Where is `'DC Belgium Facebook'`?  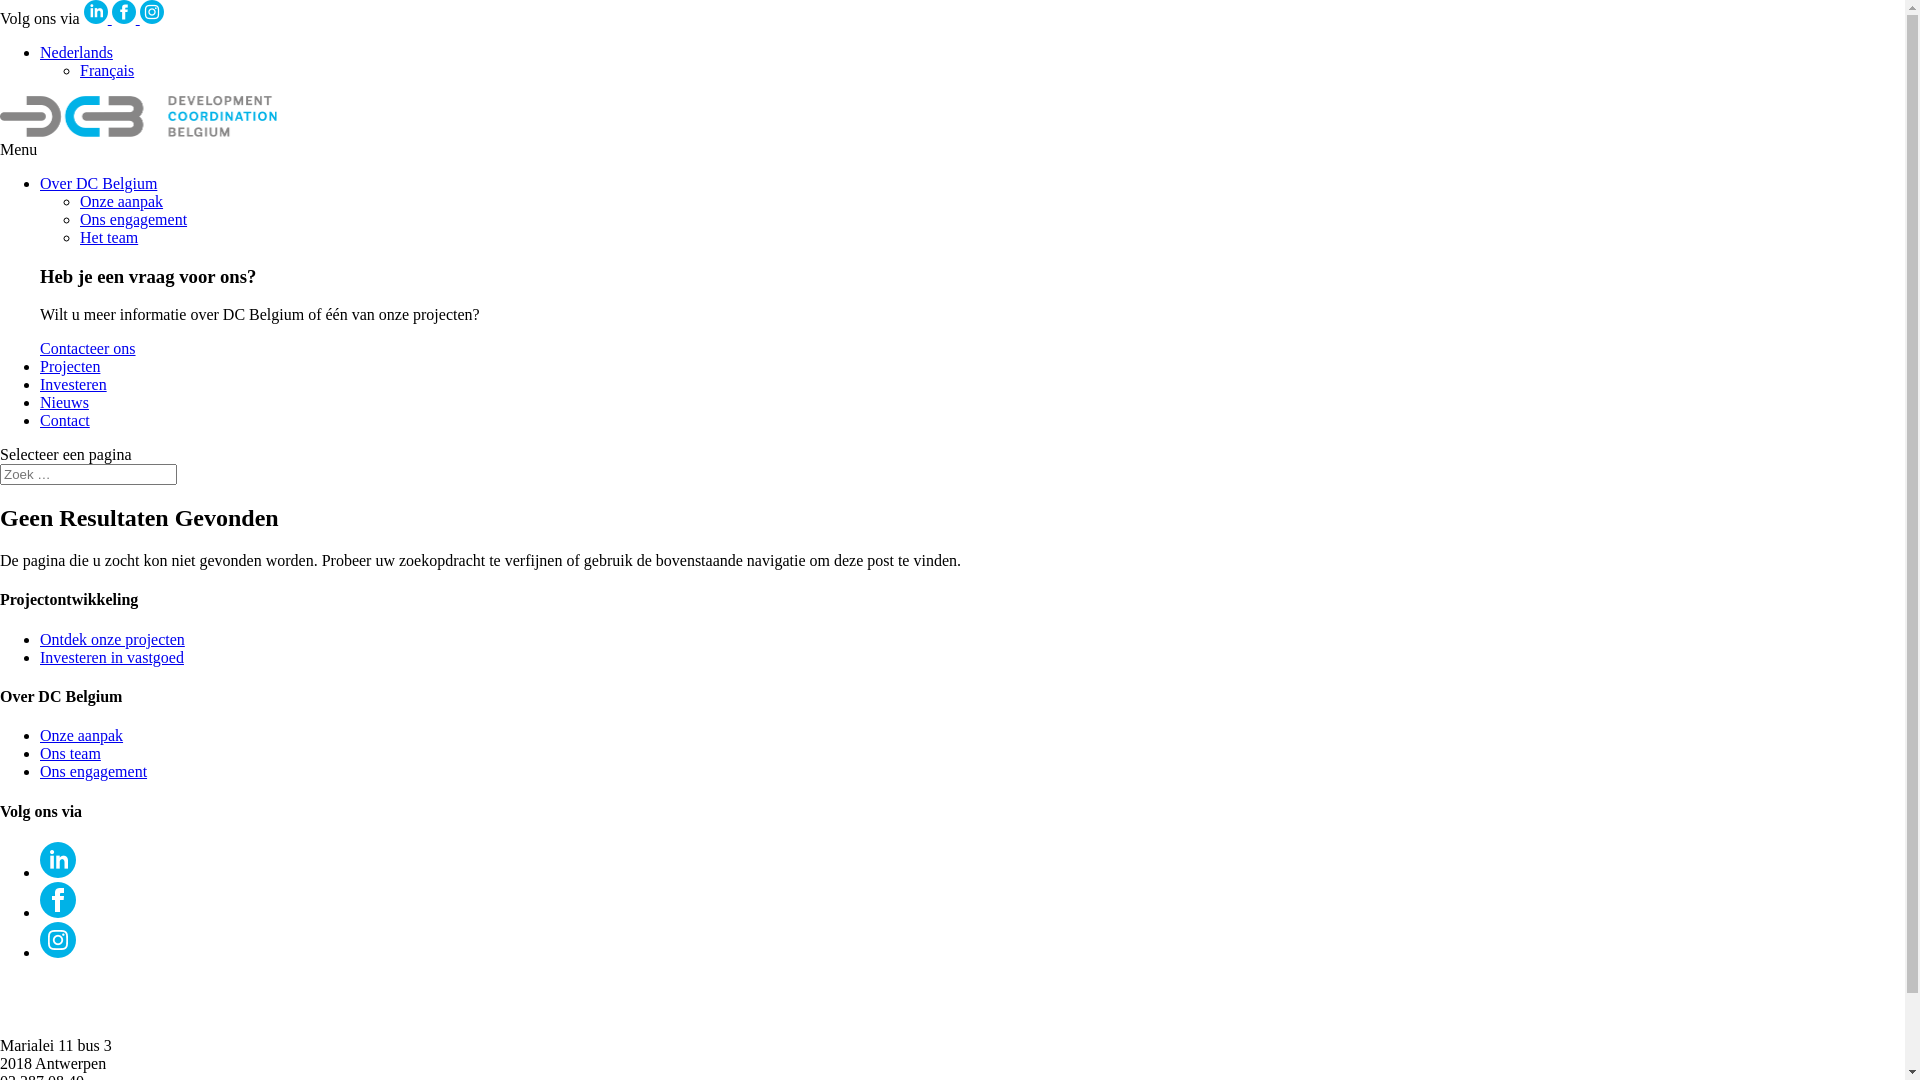 'DC Belgium Facebook' is located at coordinates (124, 18).